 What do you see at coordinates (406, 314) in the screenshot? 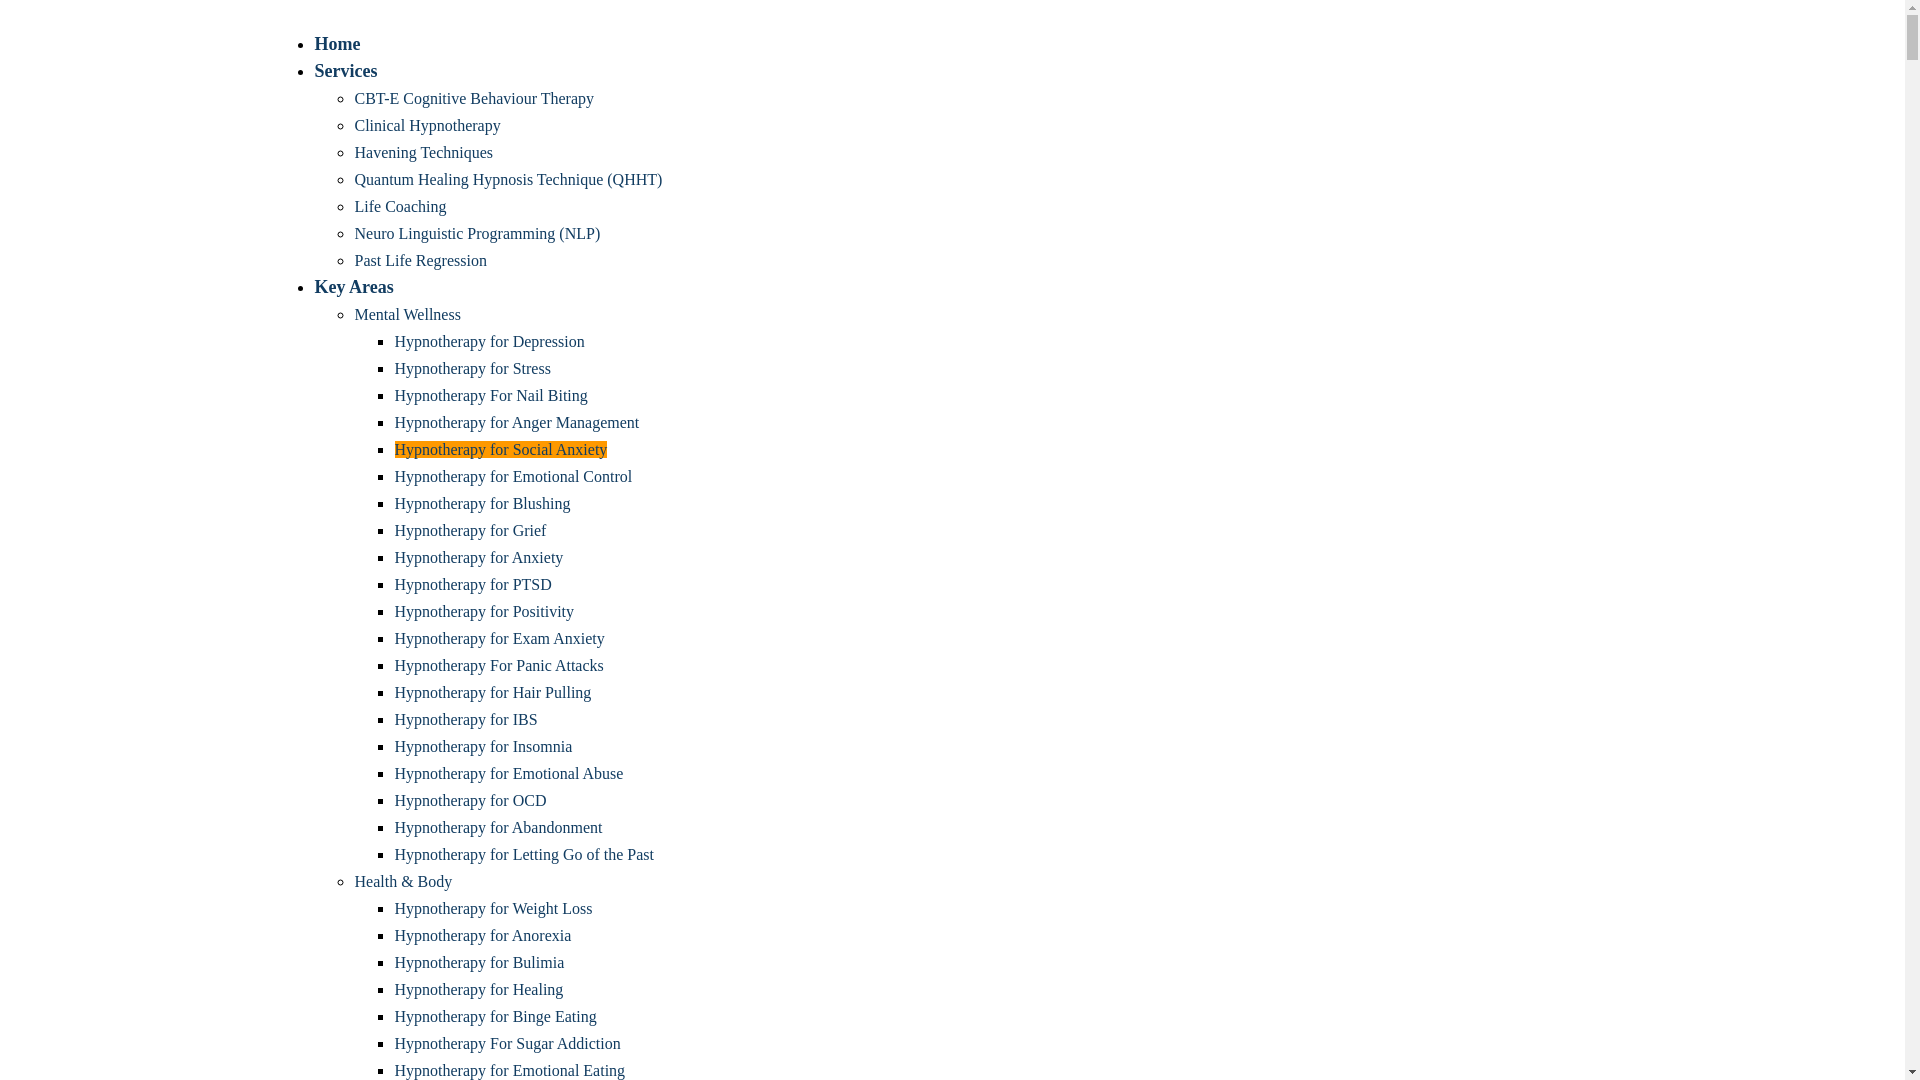
I see `'Mental Wellness'` at bounding box center [406, 314].